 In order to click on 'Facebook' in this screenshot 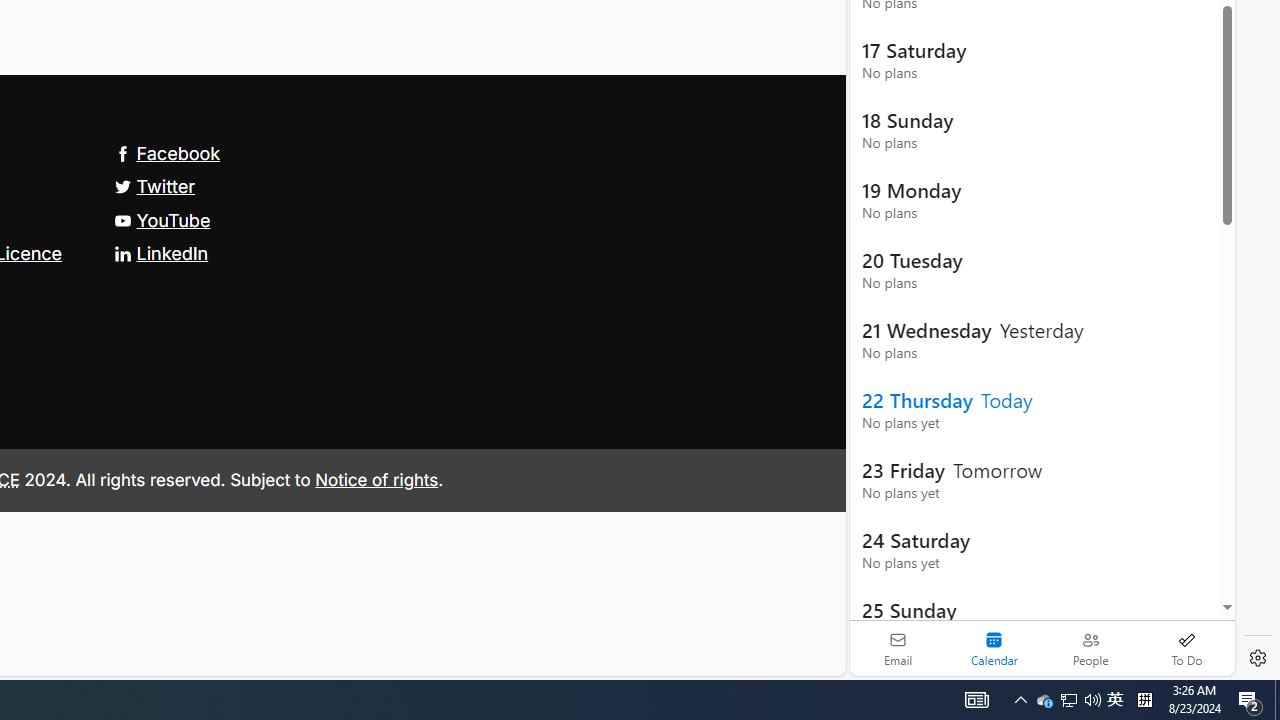, I will do `click(167, 152)`.